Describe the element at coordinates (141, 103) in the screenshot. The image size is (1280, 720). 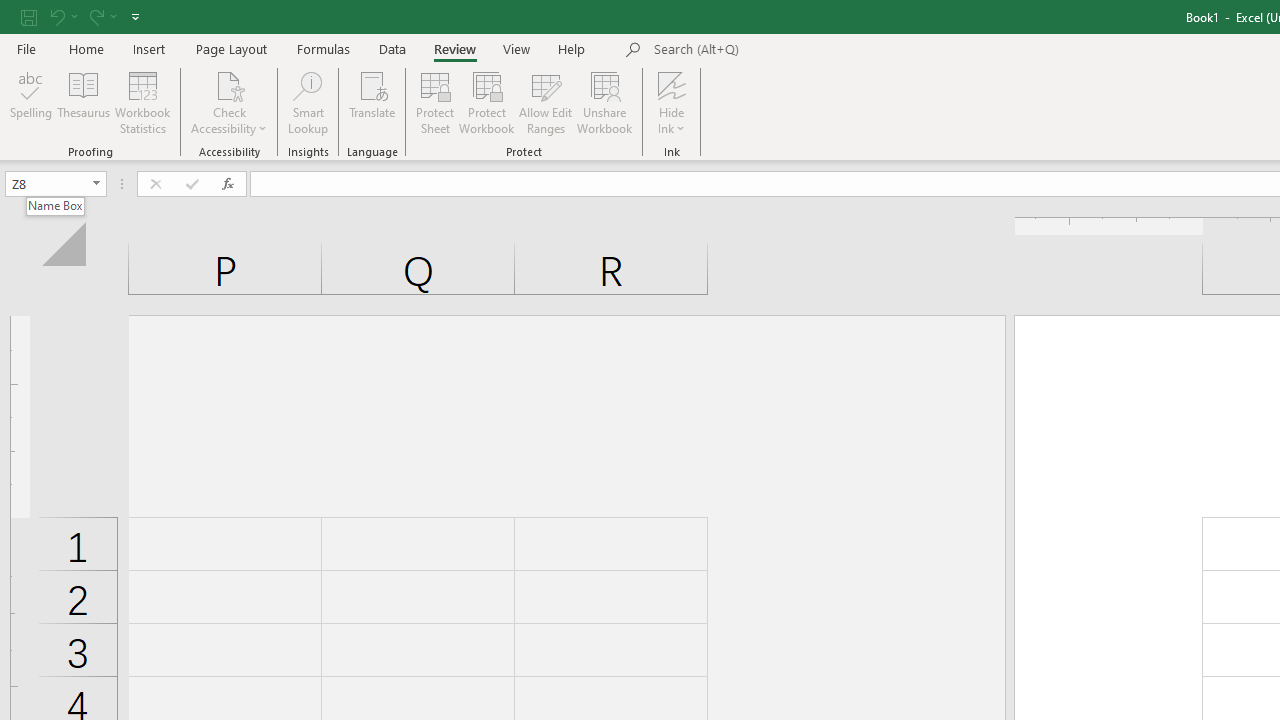
I see `'Workbook Statistics'` at that location.